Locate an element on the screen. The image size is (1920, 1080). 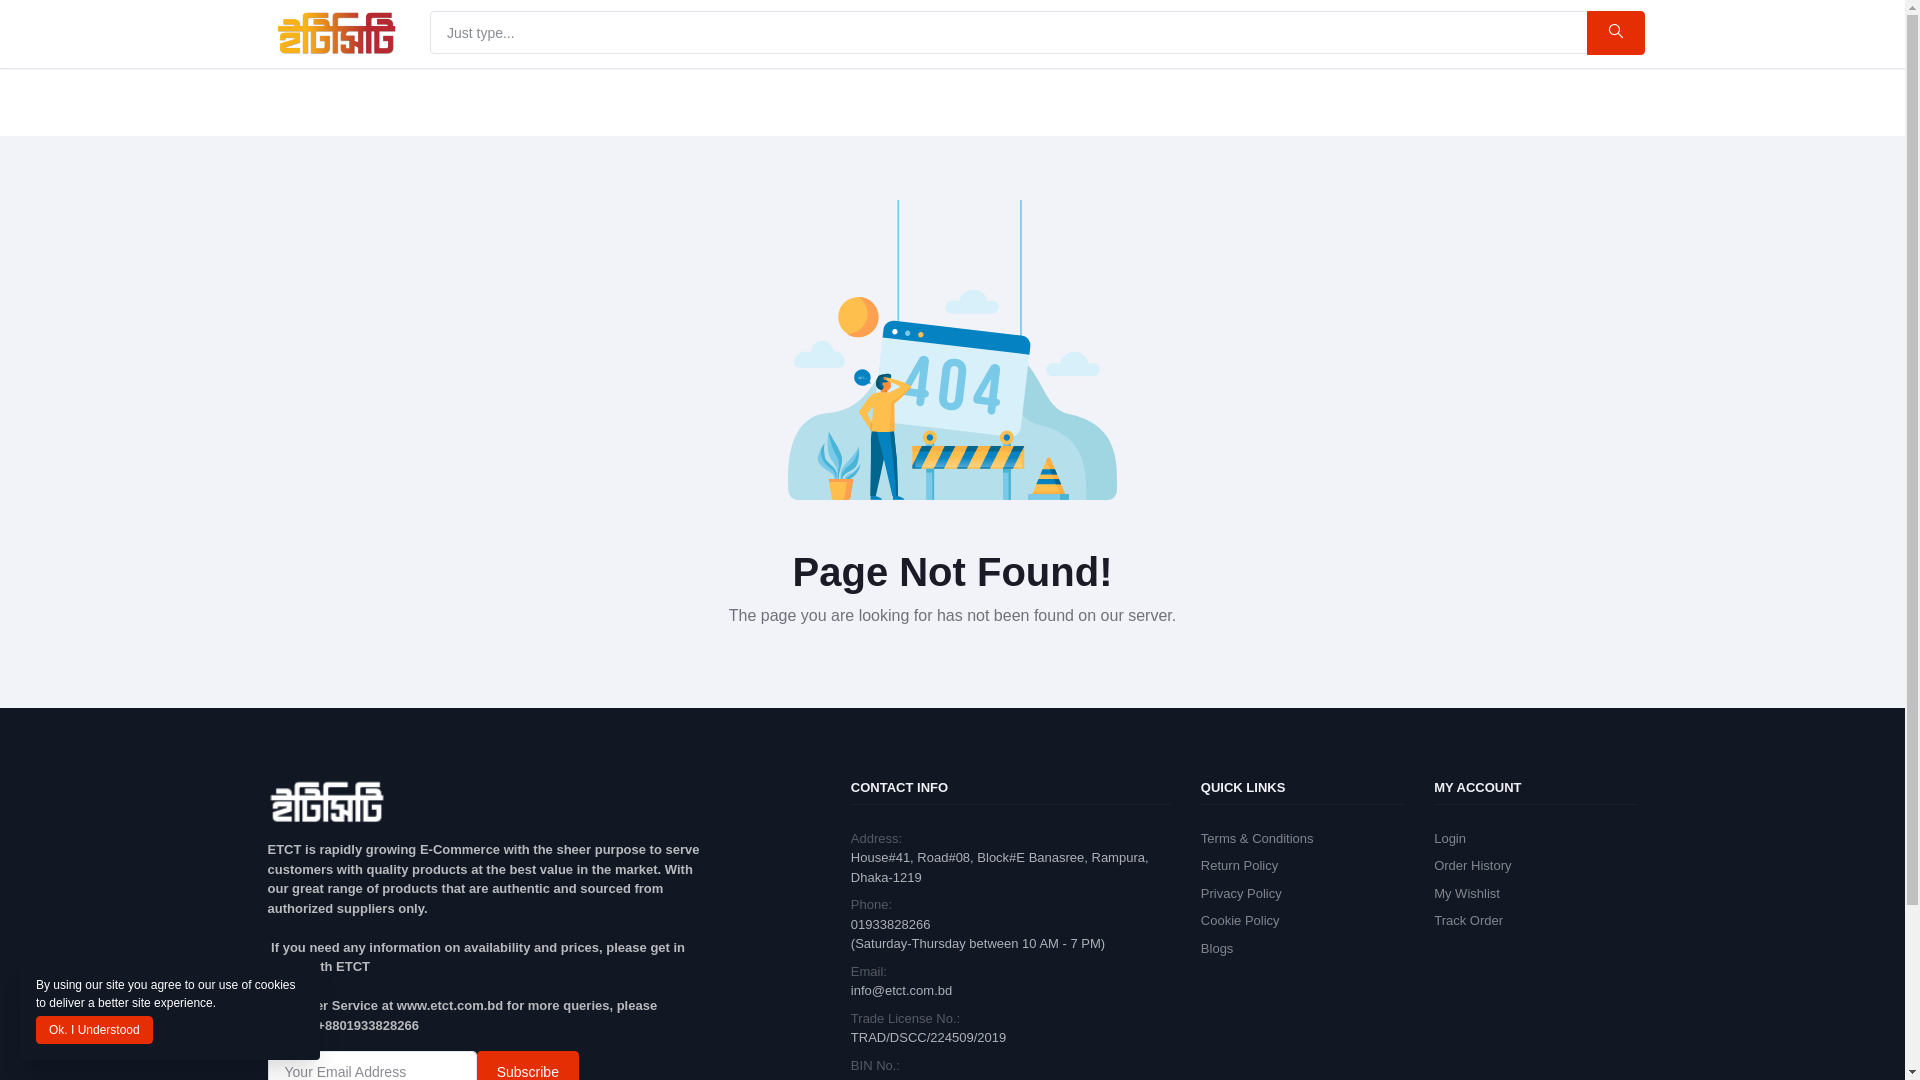
'Order History' is located at coordinates (1472, 864).